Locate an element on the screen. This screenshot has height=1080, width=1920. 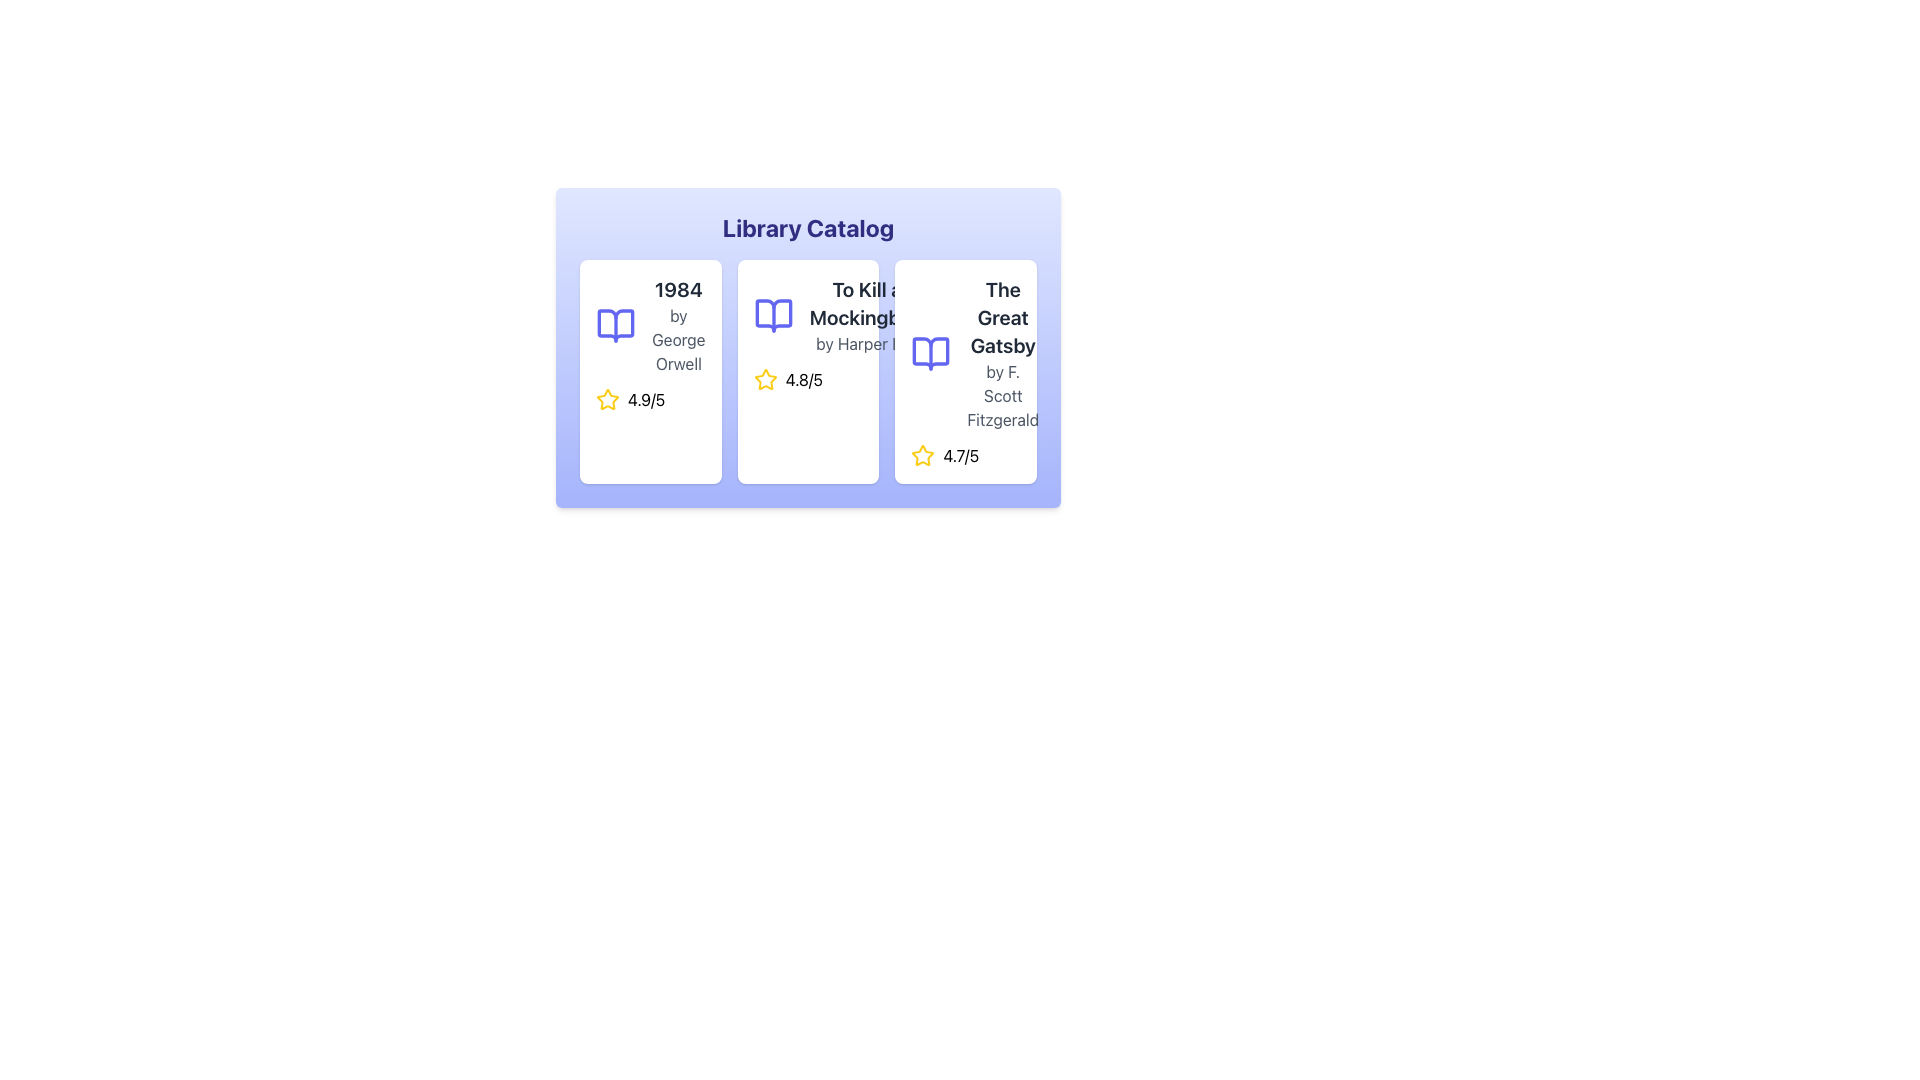
rating value displayed in the text label showing '4.9/5', which is styled with a black font on a white background and is located next to a yellow star icon in the book card for '1984' by George Orwell is located at coordinates (646, 400).